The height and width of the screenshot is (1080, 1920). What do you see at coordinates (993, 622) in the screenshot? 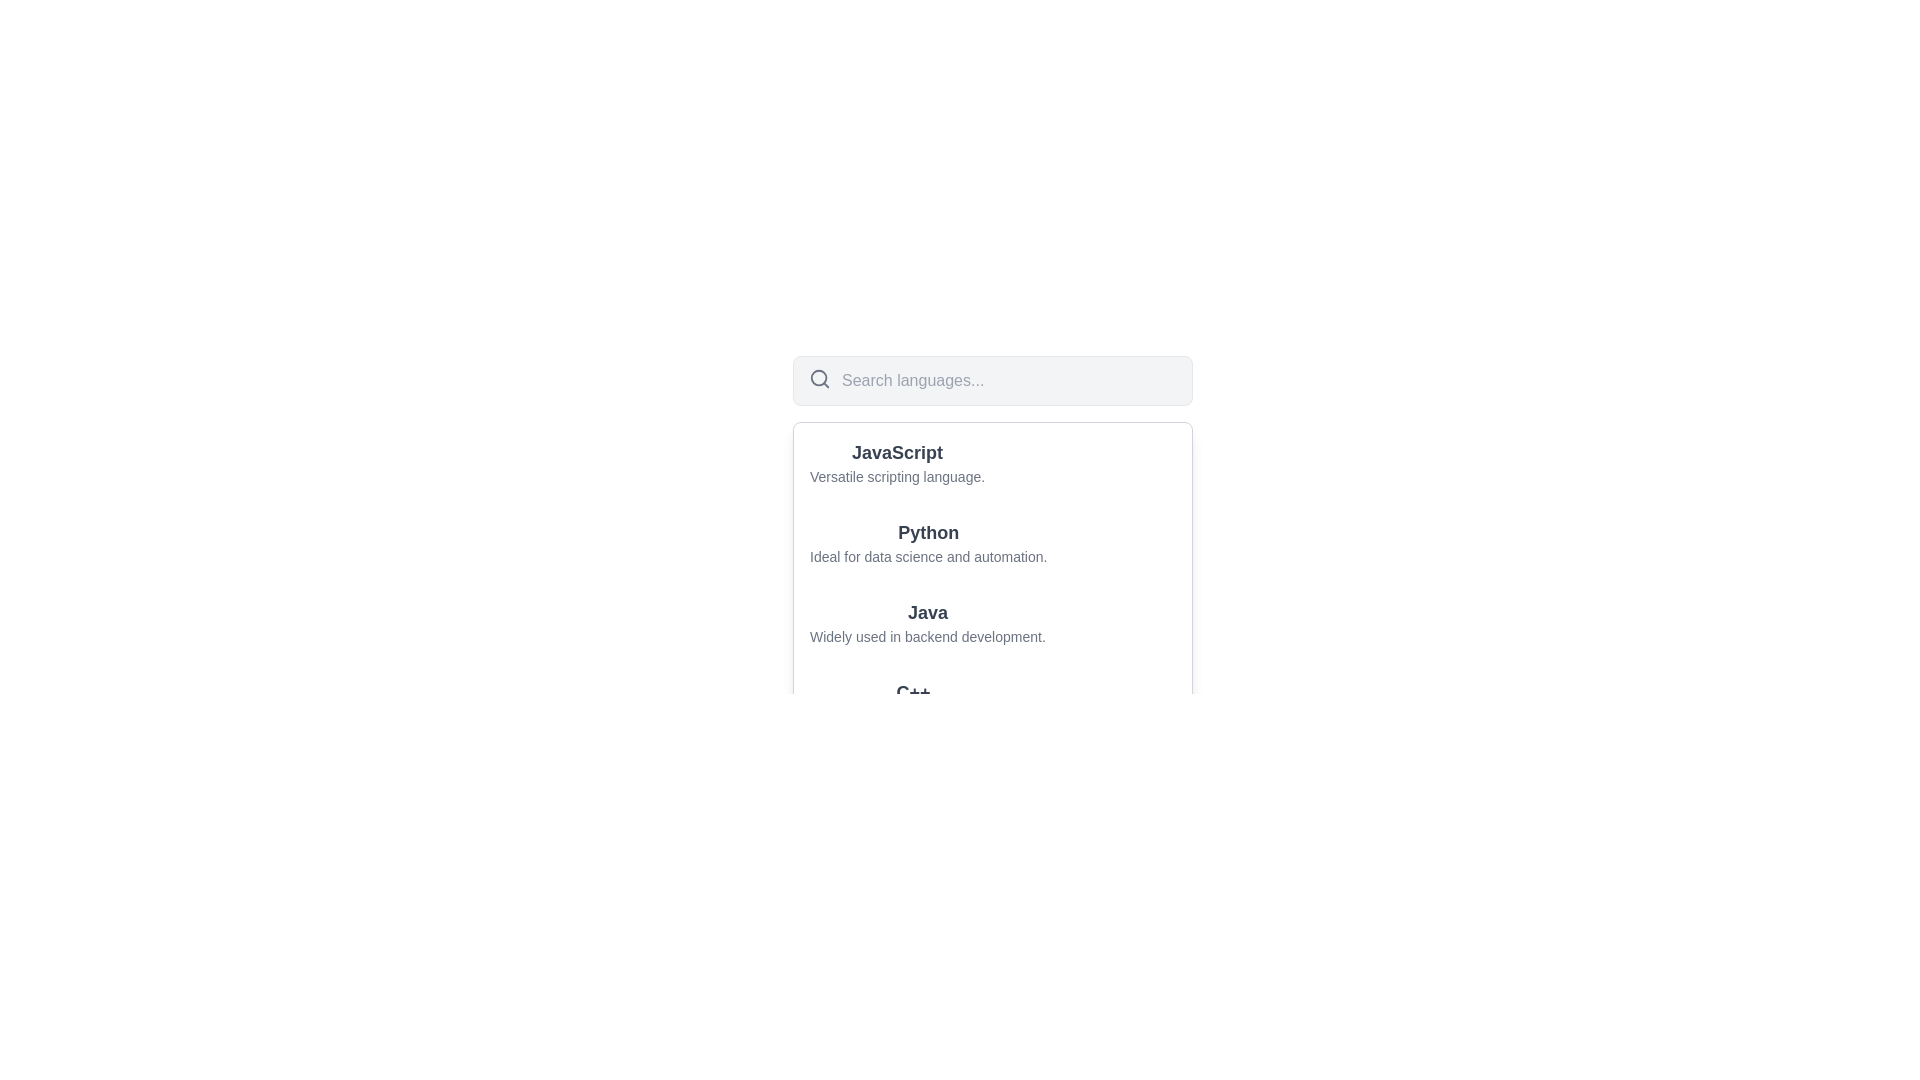
I see `the text block titled 'Java,' which includes the subtitle 'Widely used in backend development.' This block is the third item in a vertically stacked list of programming language descriptions` at bounding box center [993, 622].